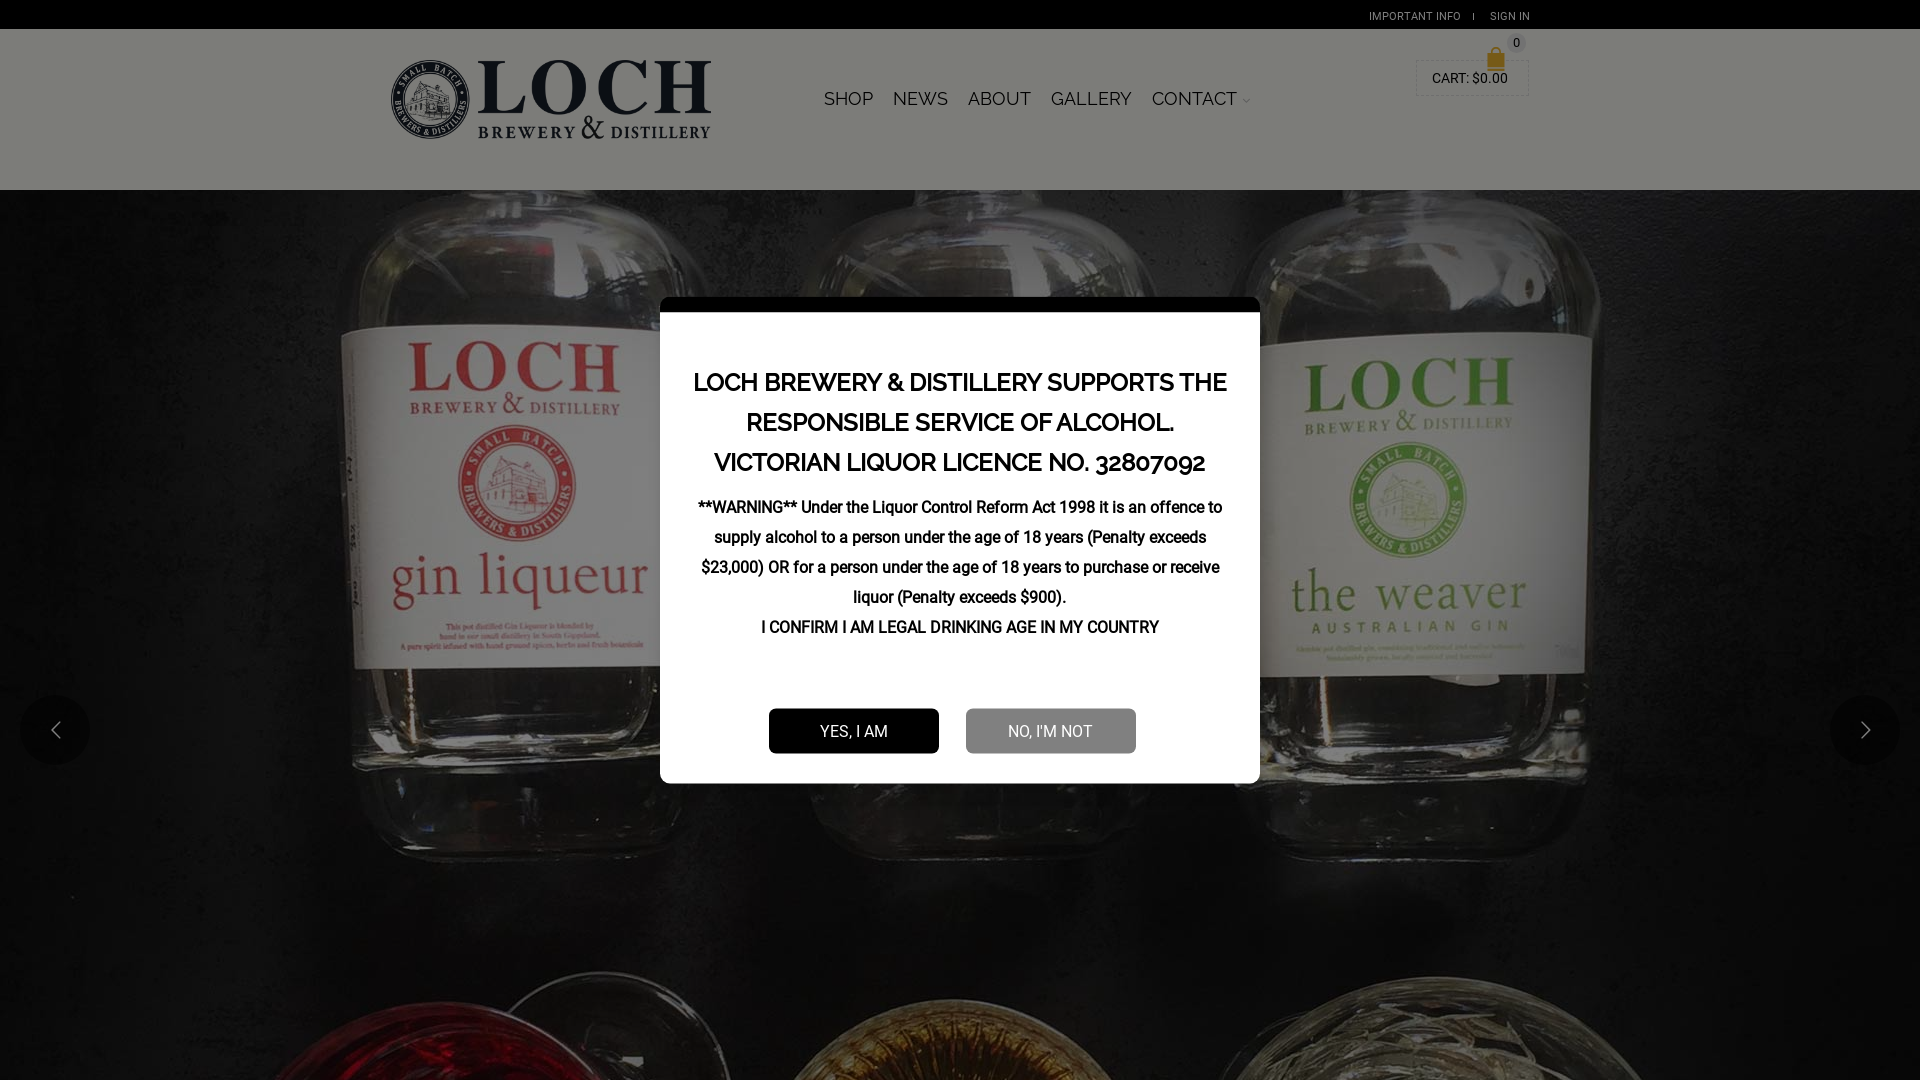 The height and width of the screenshot is (1080, 1920). Describe the element at coordinates (919, 99) in the screenshot. I see `'NEWS'` at that location.